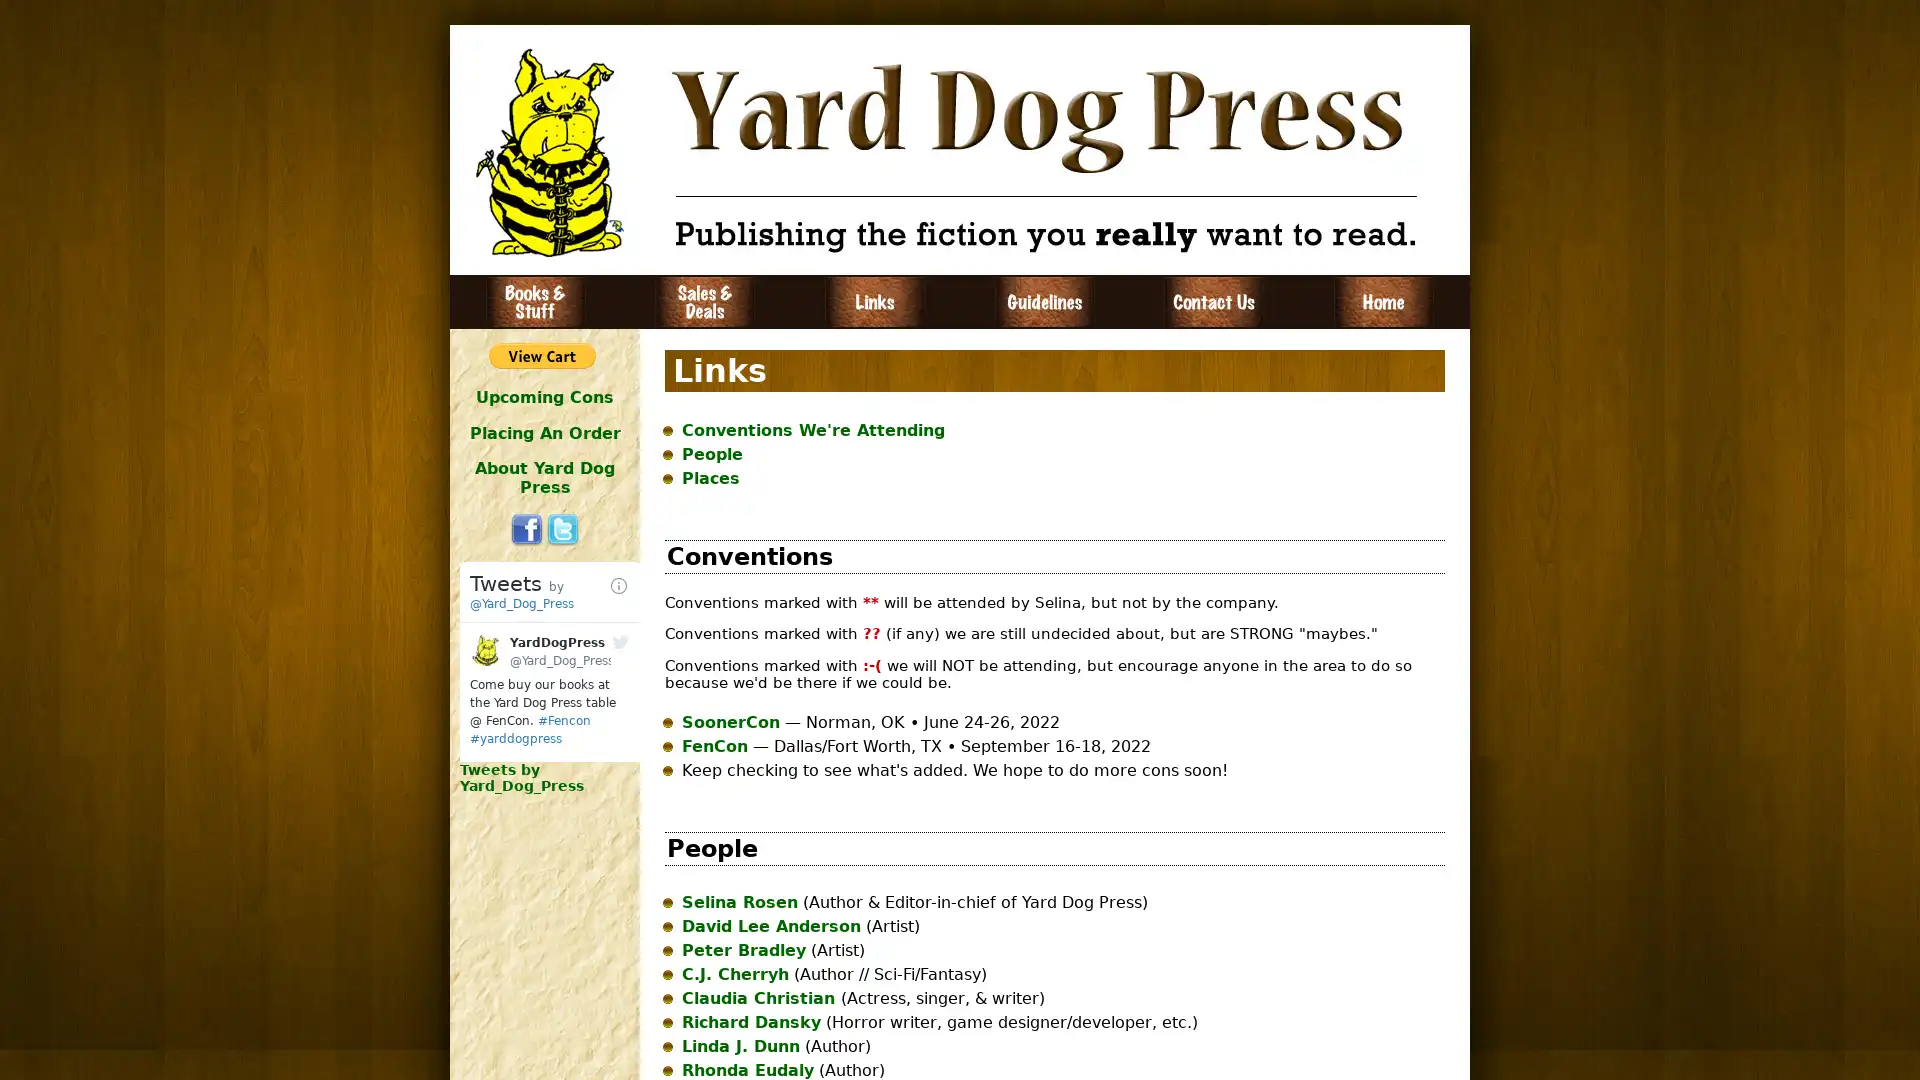 The height and width of the screenshot is (1080, 1920). I want to click on PayPal - The safer, easier way to pay online, so click(542, 354).